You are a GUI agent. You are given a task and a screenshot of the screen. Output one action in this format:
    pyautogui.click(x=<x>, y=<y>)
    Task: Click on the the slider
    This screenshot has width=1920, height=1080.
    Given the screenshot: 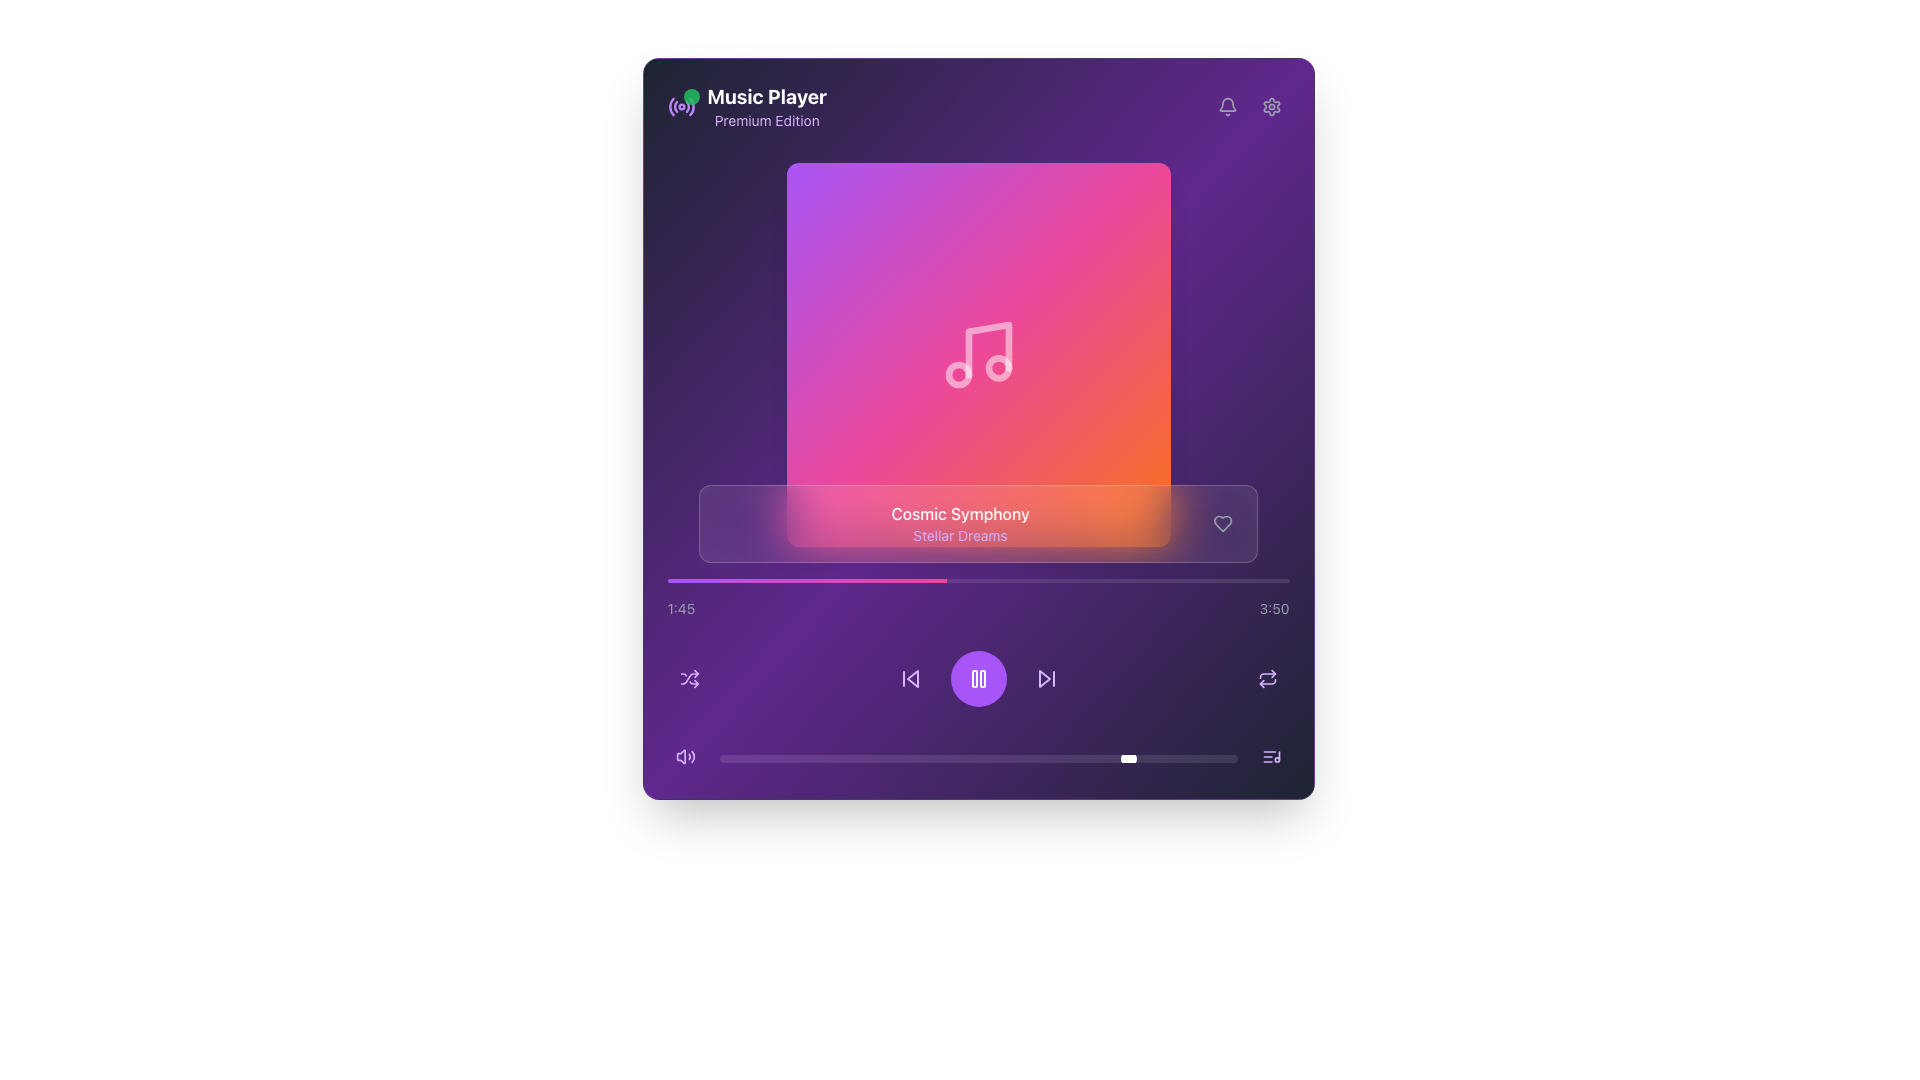 What is the action you would take?
    pyautogui.click(x=1009, y=759)
    